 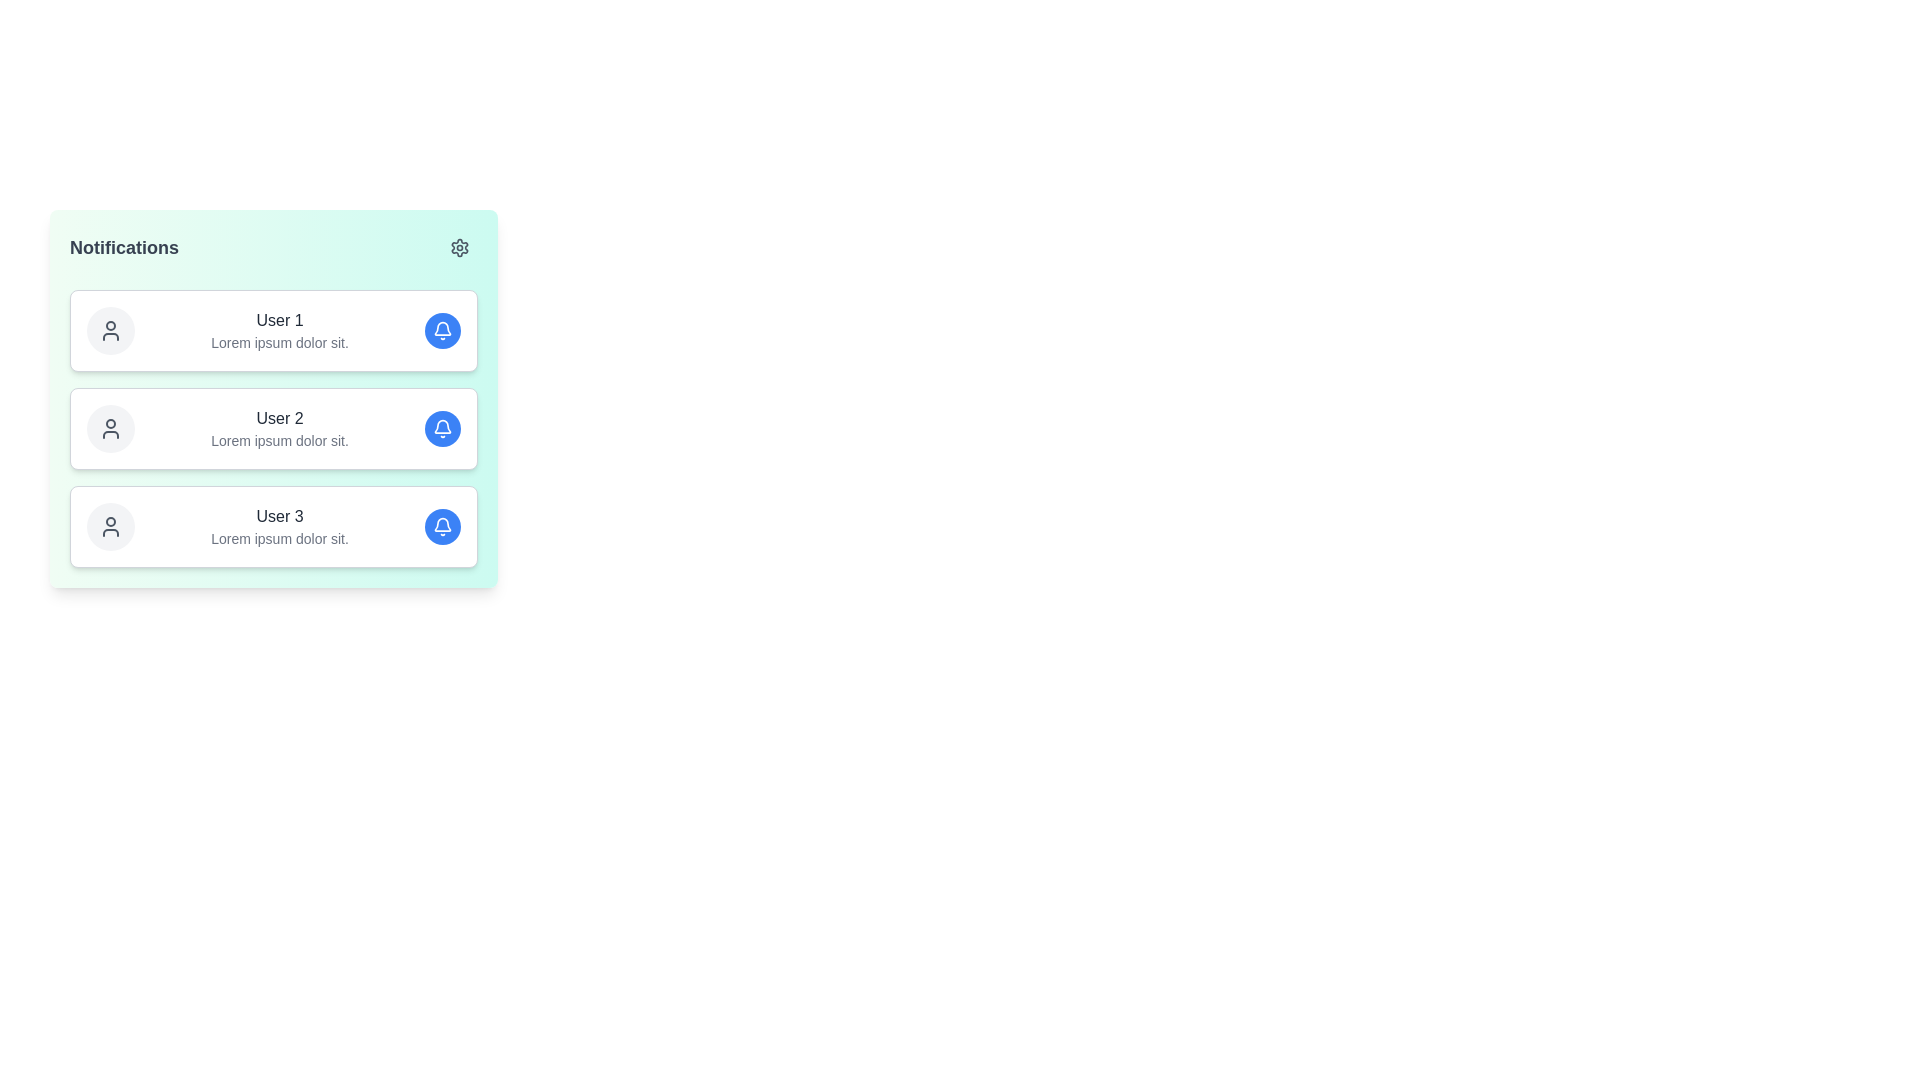 I want to click on the gear icon button located in the top right corner of the notification panel, so click(x=459, y=246).